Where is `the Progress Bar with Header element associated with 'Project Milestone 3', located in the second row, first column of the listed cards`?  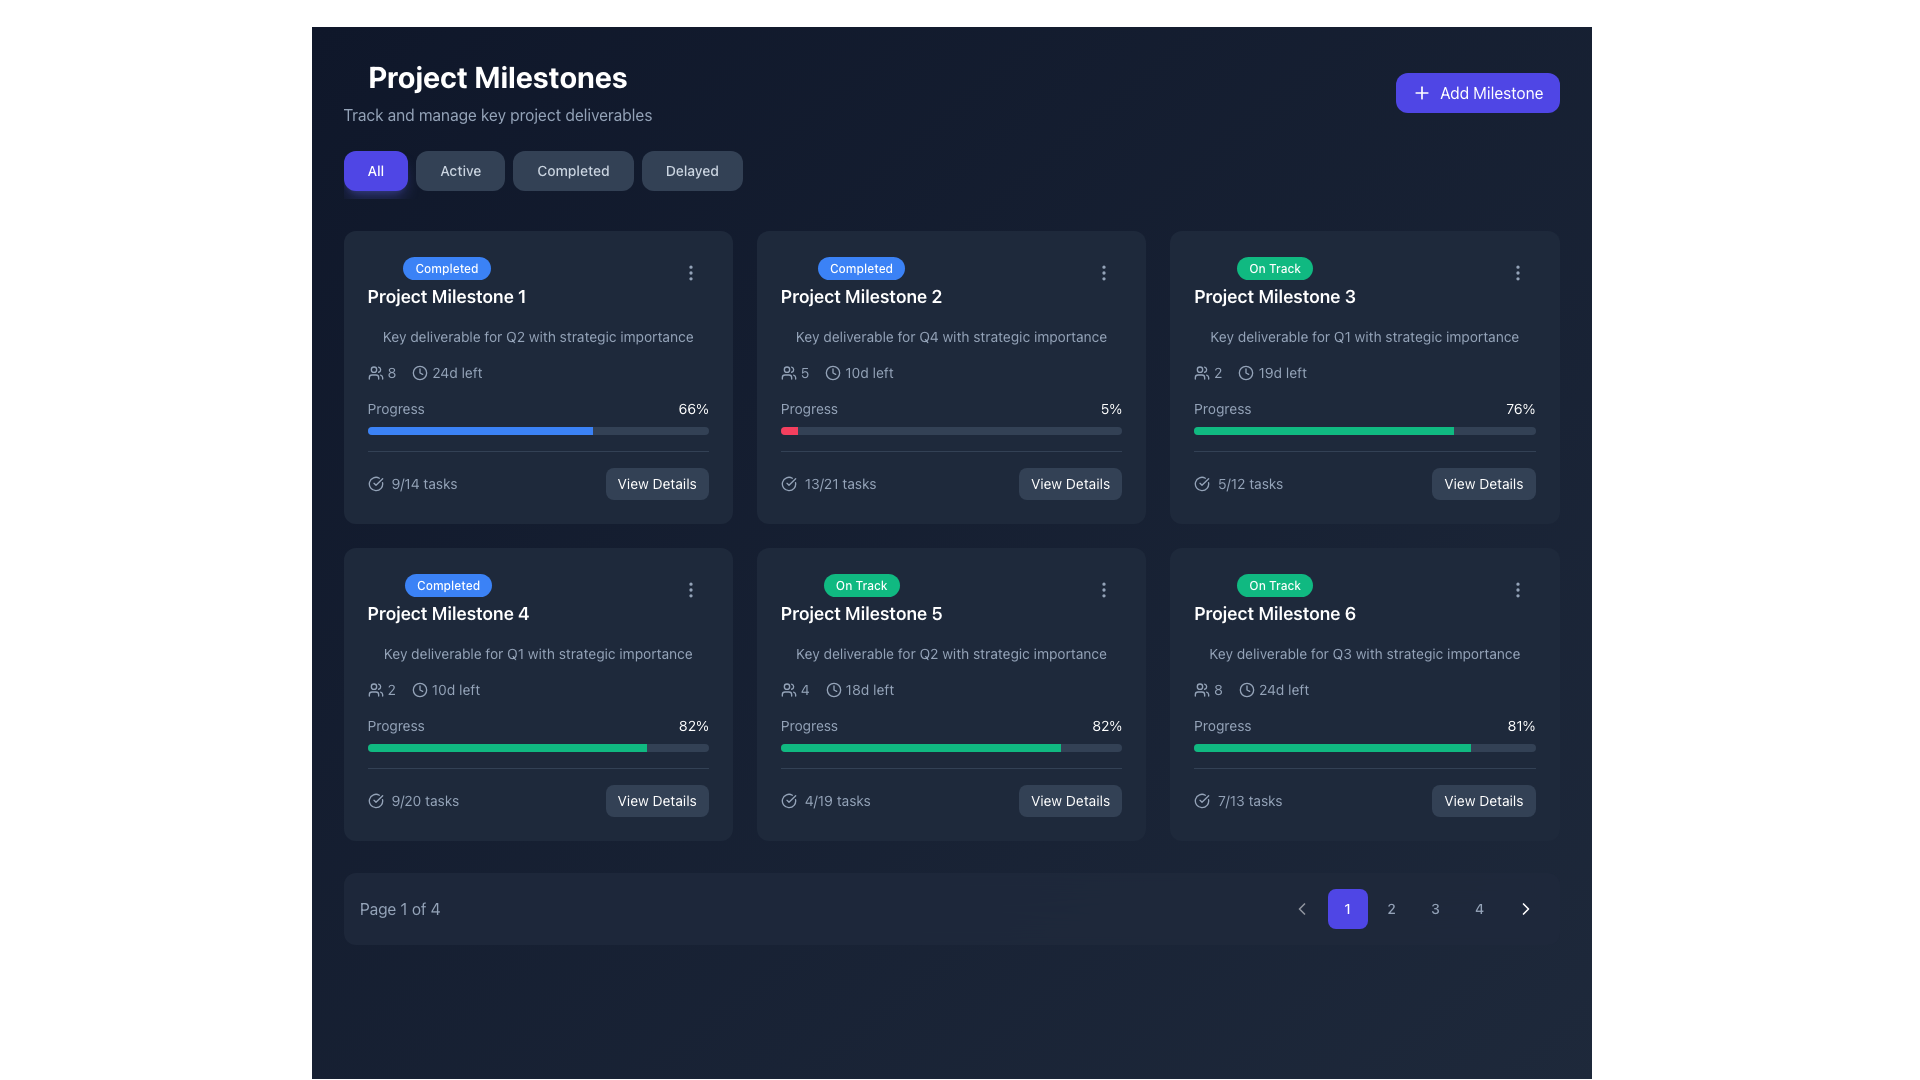
the Progress Bar with Header element associated with 'Project Milestone 3', located in the second row, first column of the listed cards is located at coordinates (1363, 415).